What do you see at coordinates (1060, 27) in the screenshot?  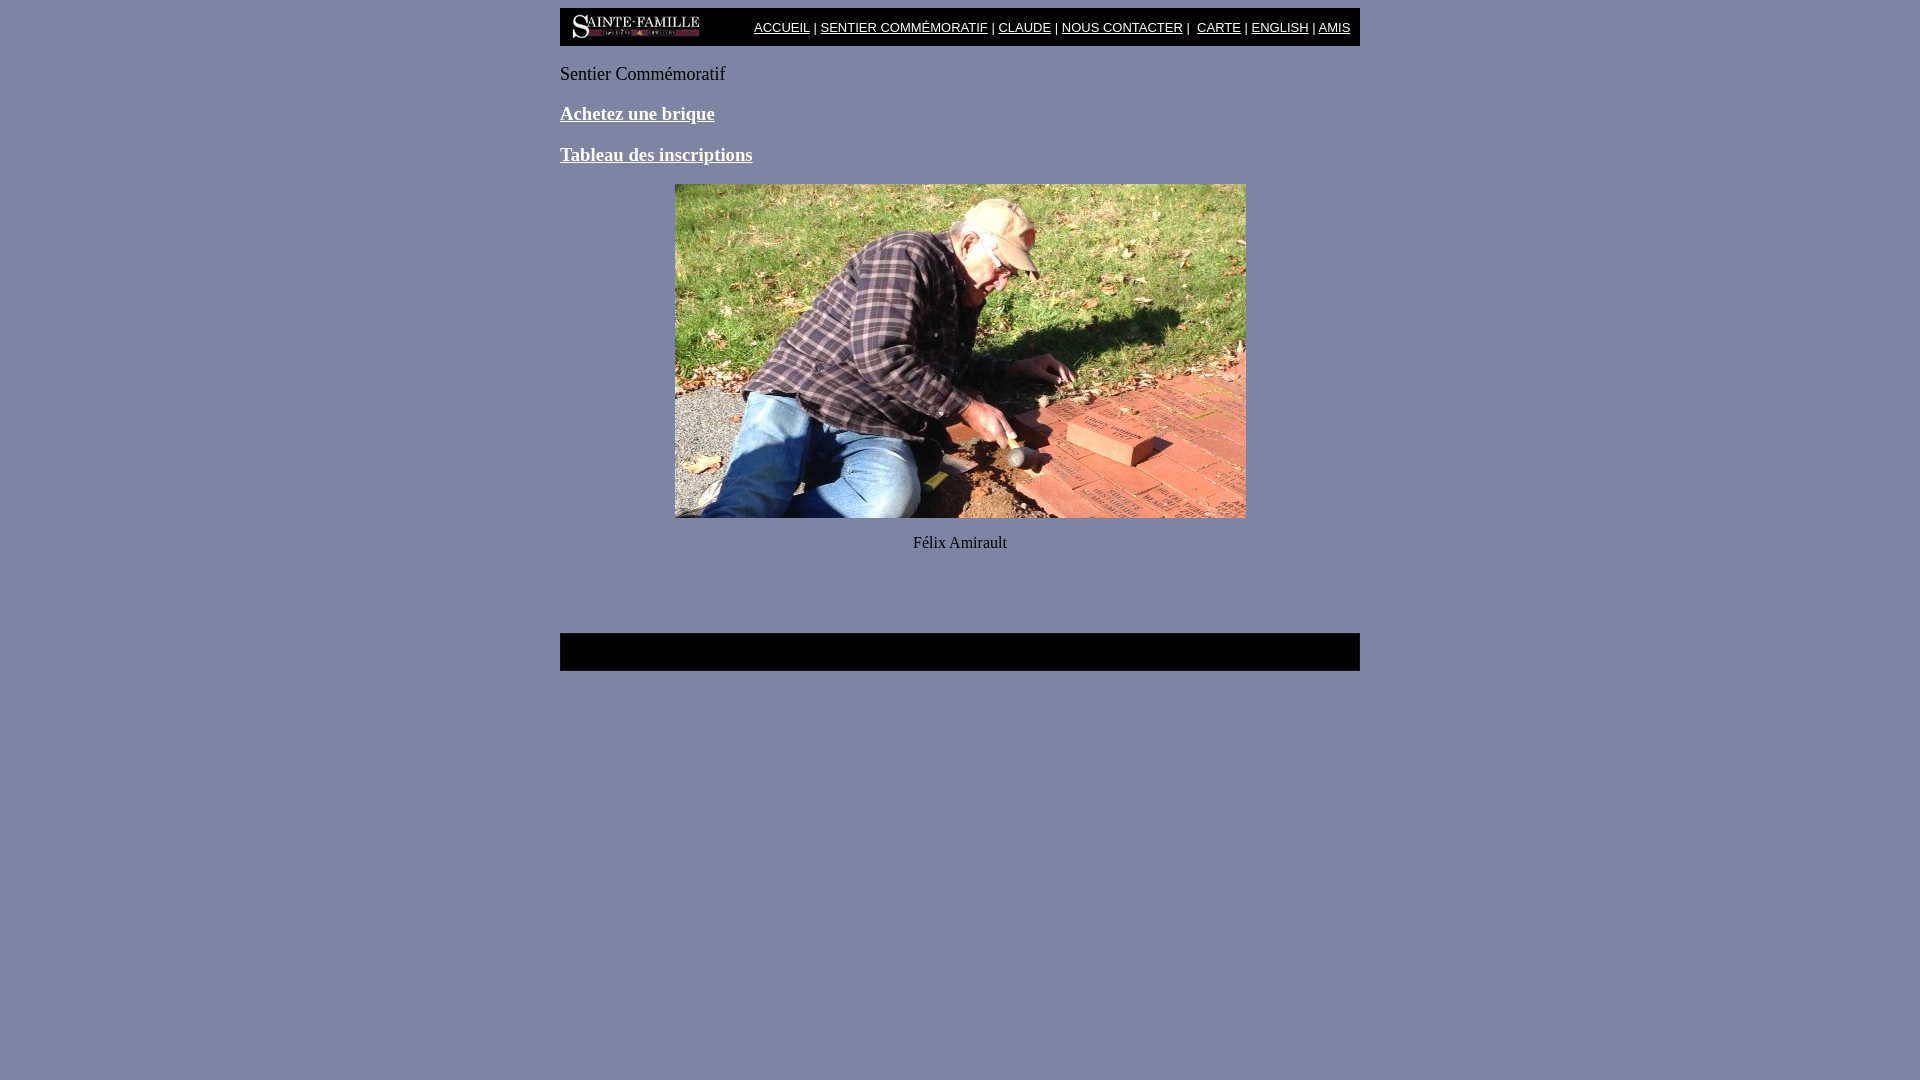 I see `'NOUS CONTACTER'` at bounding box center [1060, 27].